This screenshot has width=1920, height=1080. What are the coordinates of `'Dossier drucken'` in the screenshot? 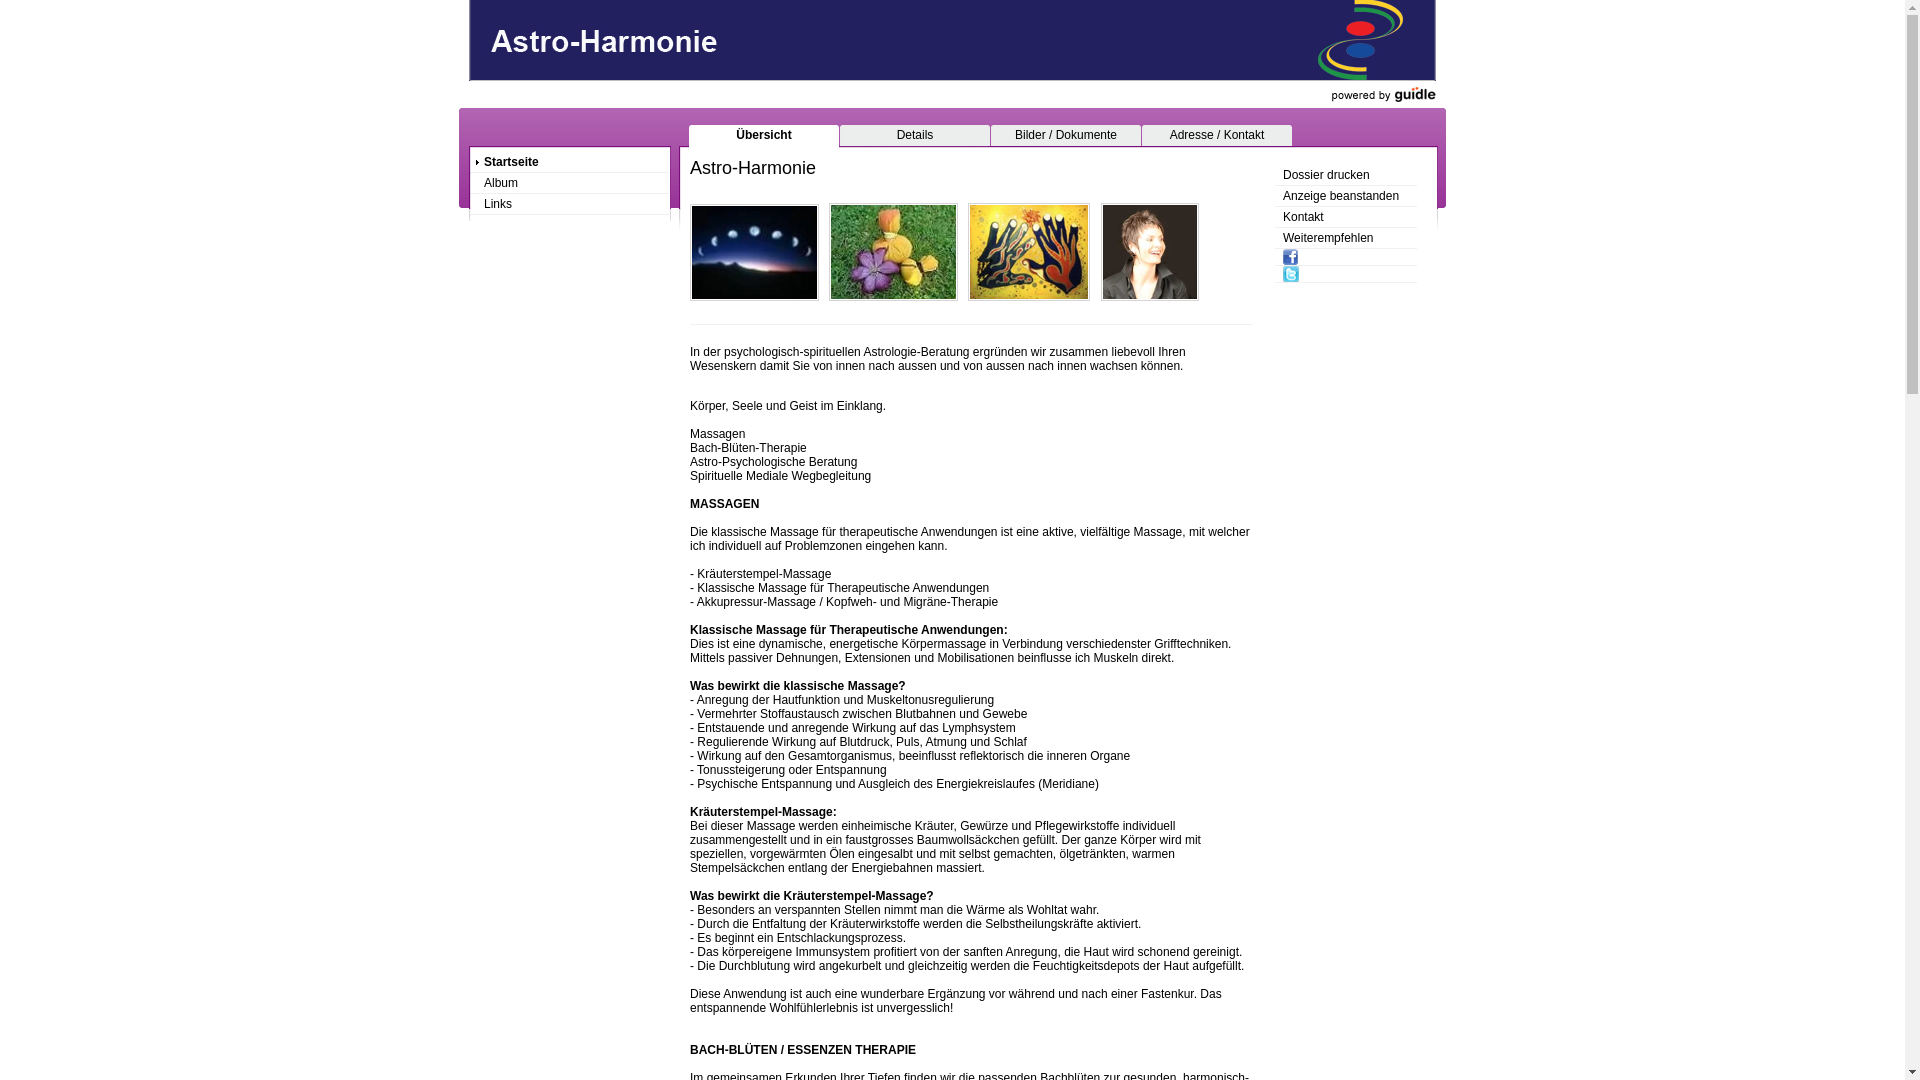 It's located at (1345, 174).